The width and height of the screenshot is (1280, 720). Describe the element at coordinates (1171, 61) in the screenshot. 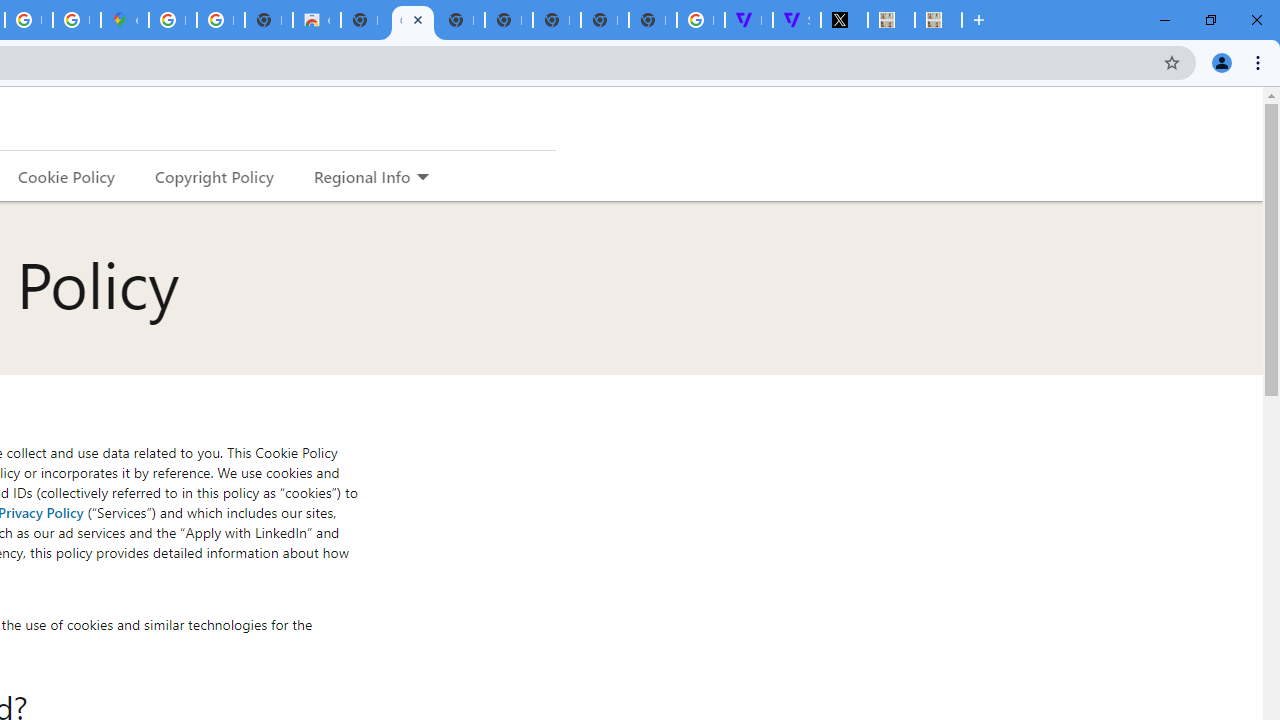

I see `'Bookmark this tab'` at that location.